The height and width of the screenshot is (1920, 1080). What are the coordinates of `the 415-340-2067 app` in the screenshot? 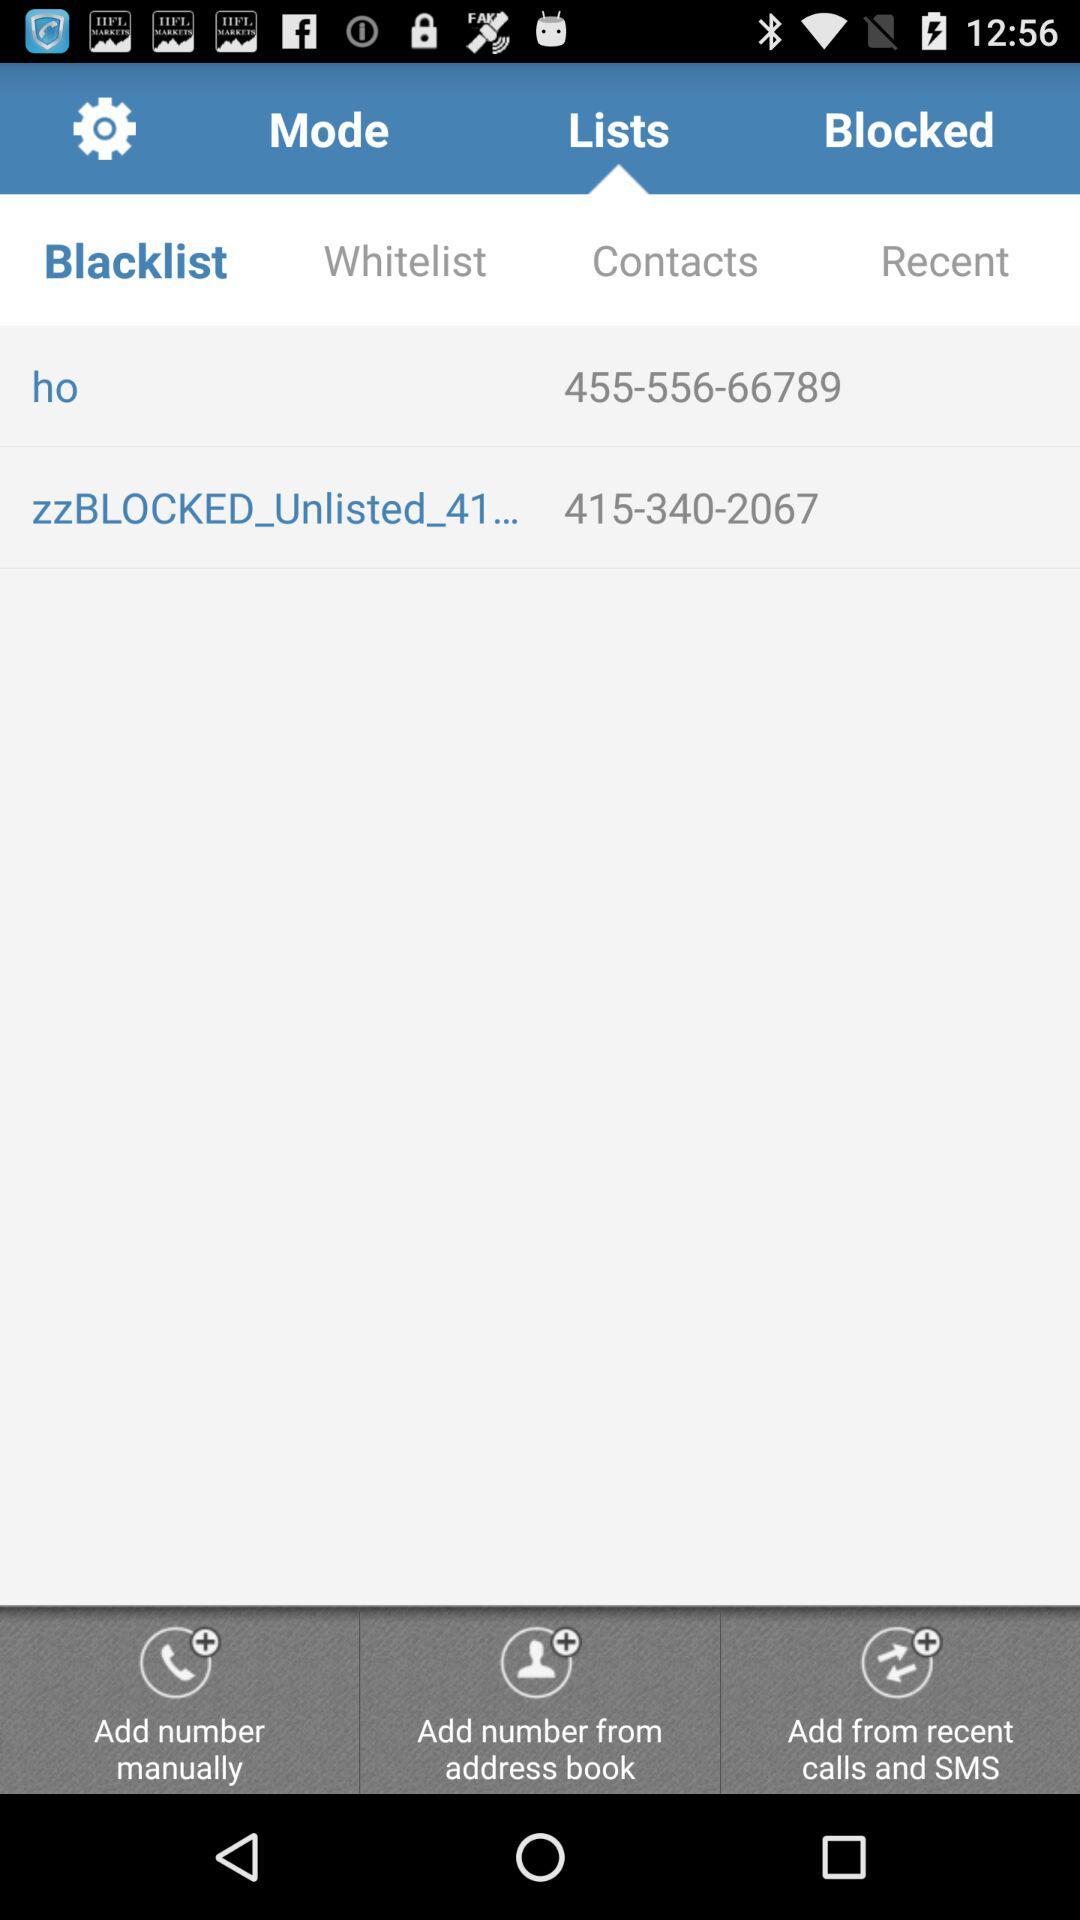 It's located at (814, 507).